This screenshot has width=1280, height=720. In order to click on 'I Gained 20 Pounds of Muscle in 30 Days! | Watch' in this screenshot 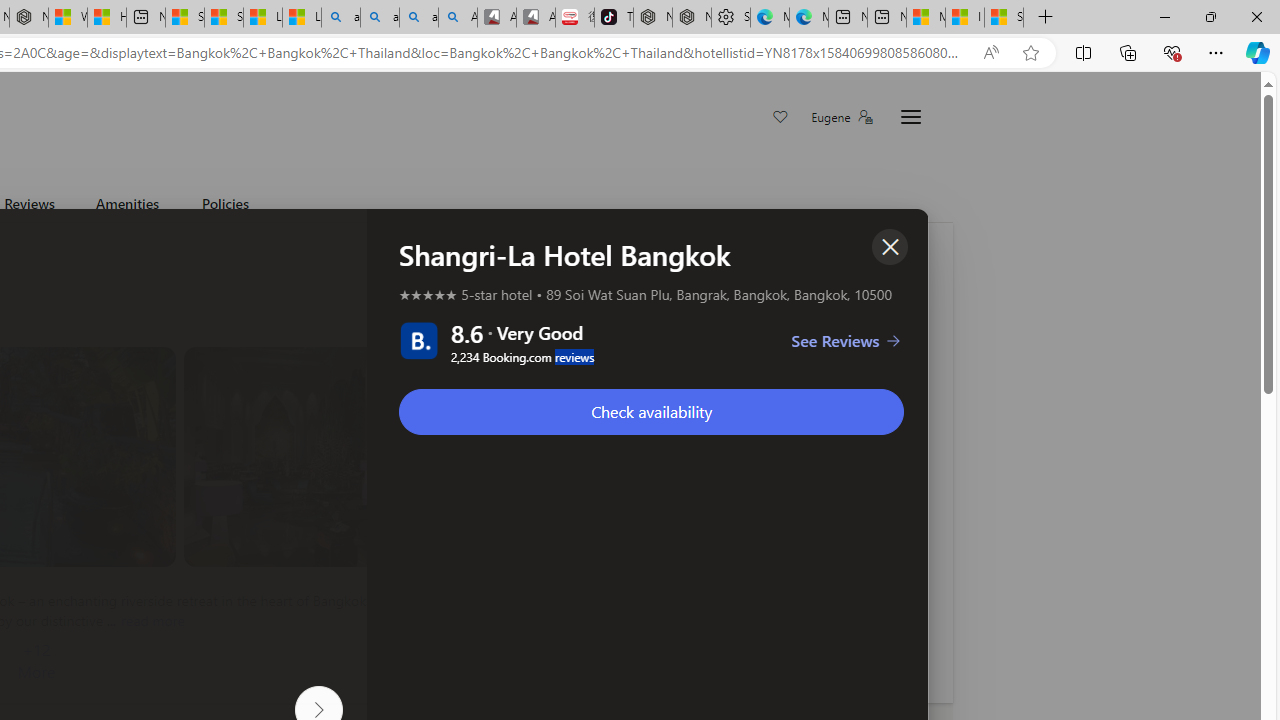, I will do `click(965, 17)`.